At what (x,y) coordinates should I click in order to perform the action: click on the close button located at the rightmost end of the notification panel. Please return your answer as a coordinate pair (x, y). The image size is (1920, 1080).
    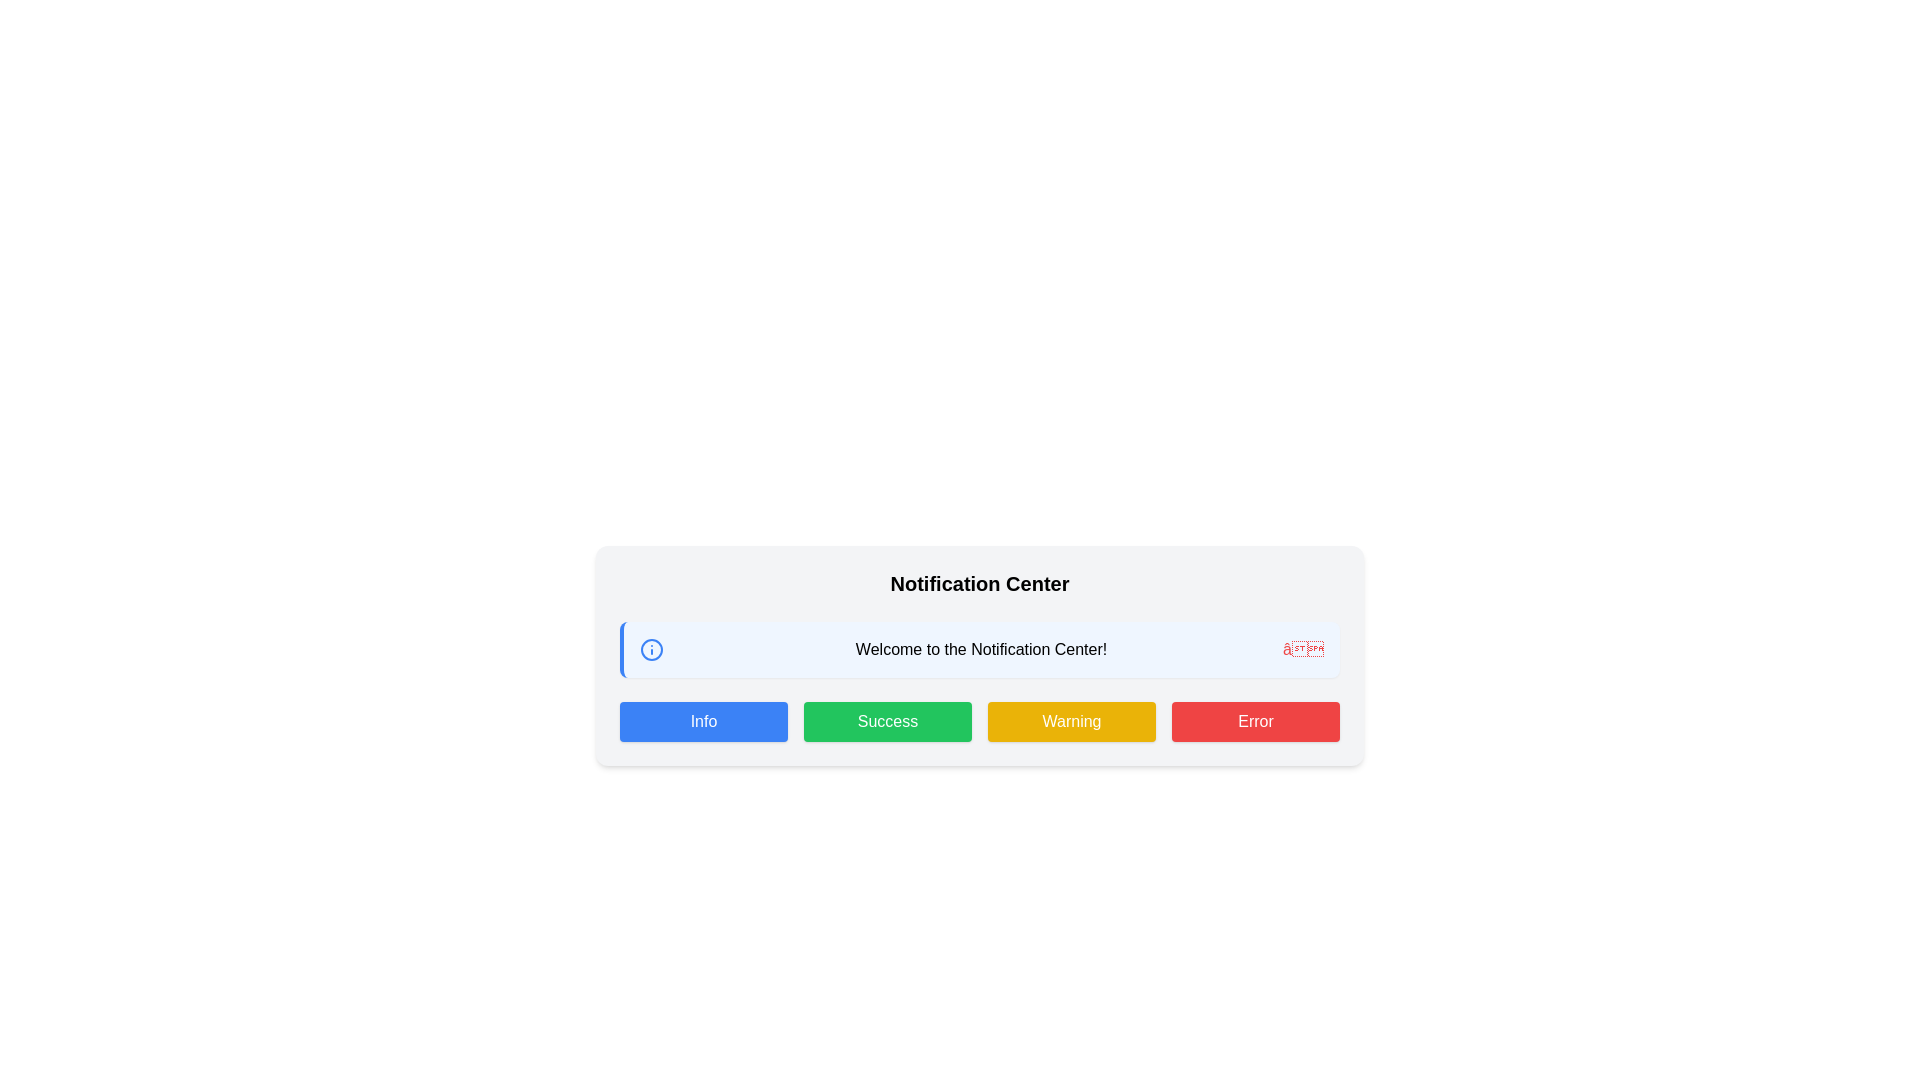
    Looking at the image, I should click on (1303, 650).